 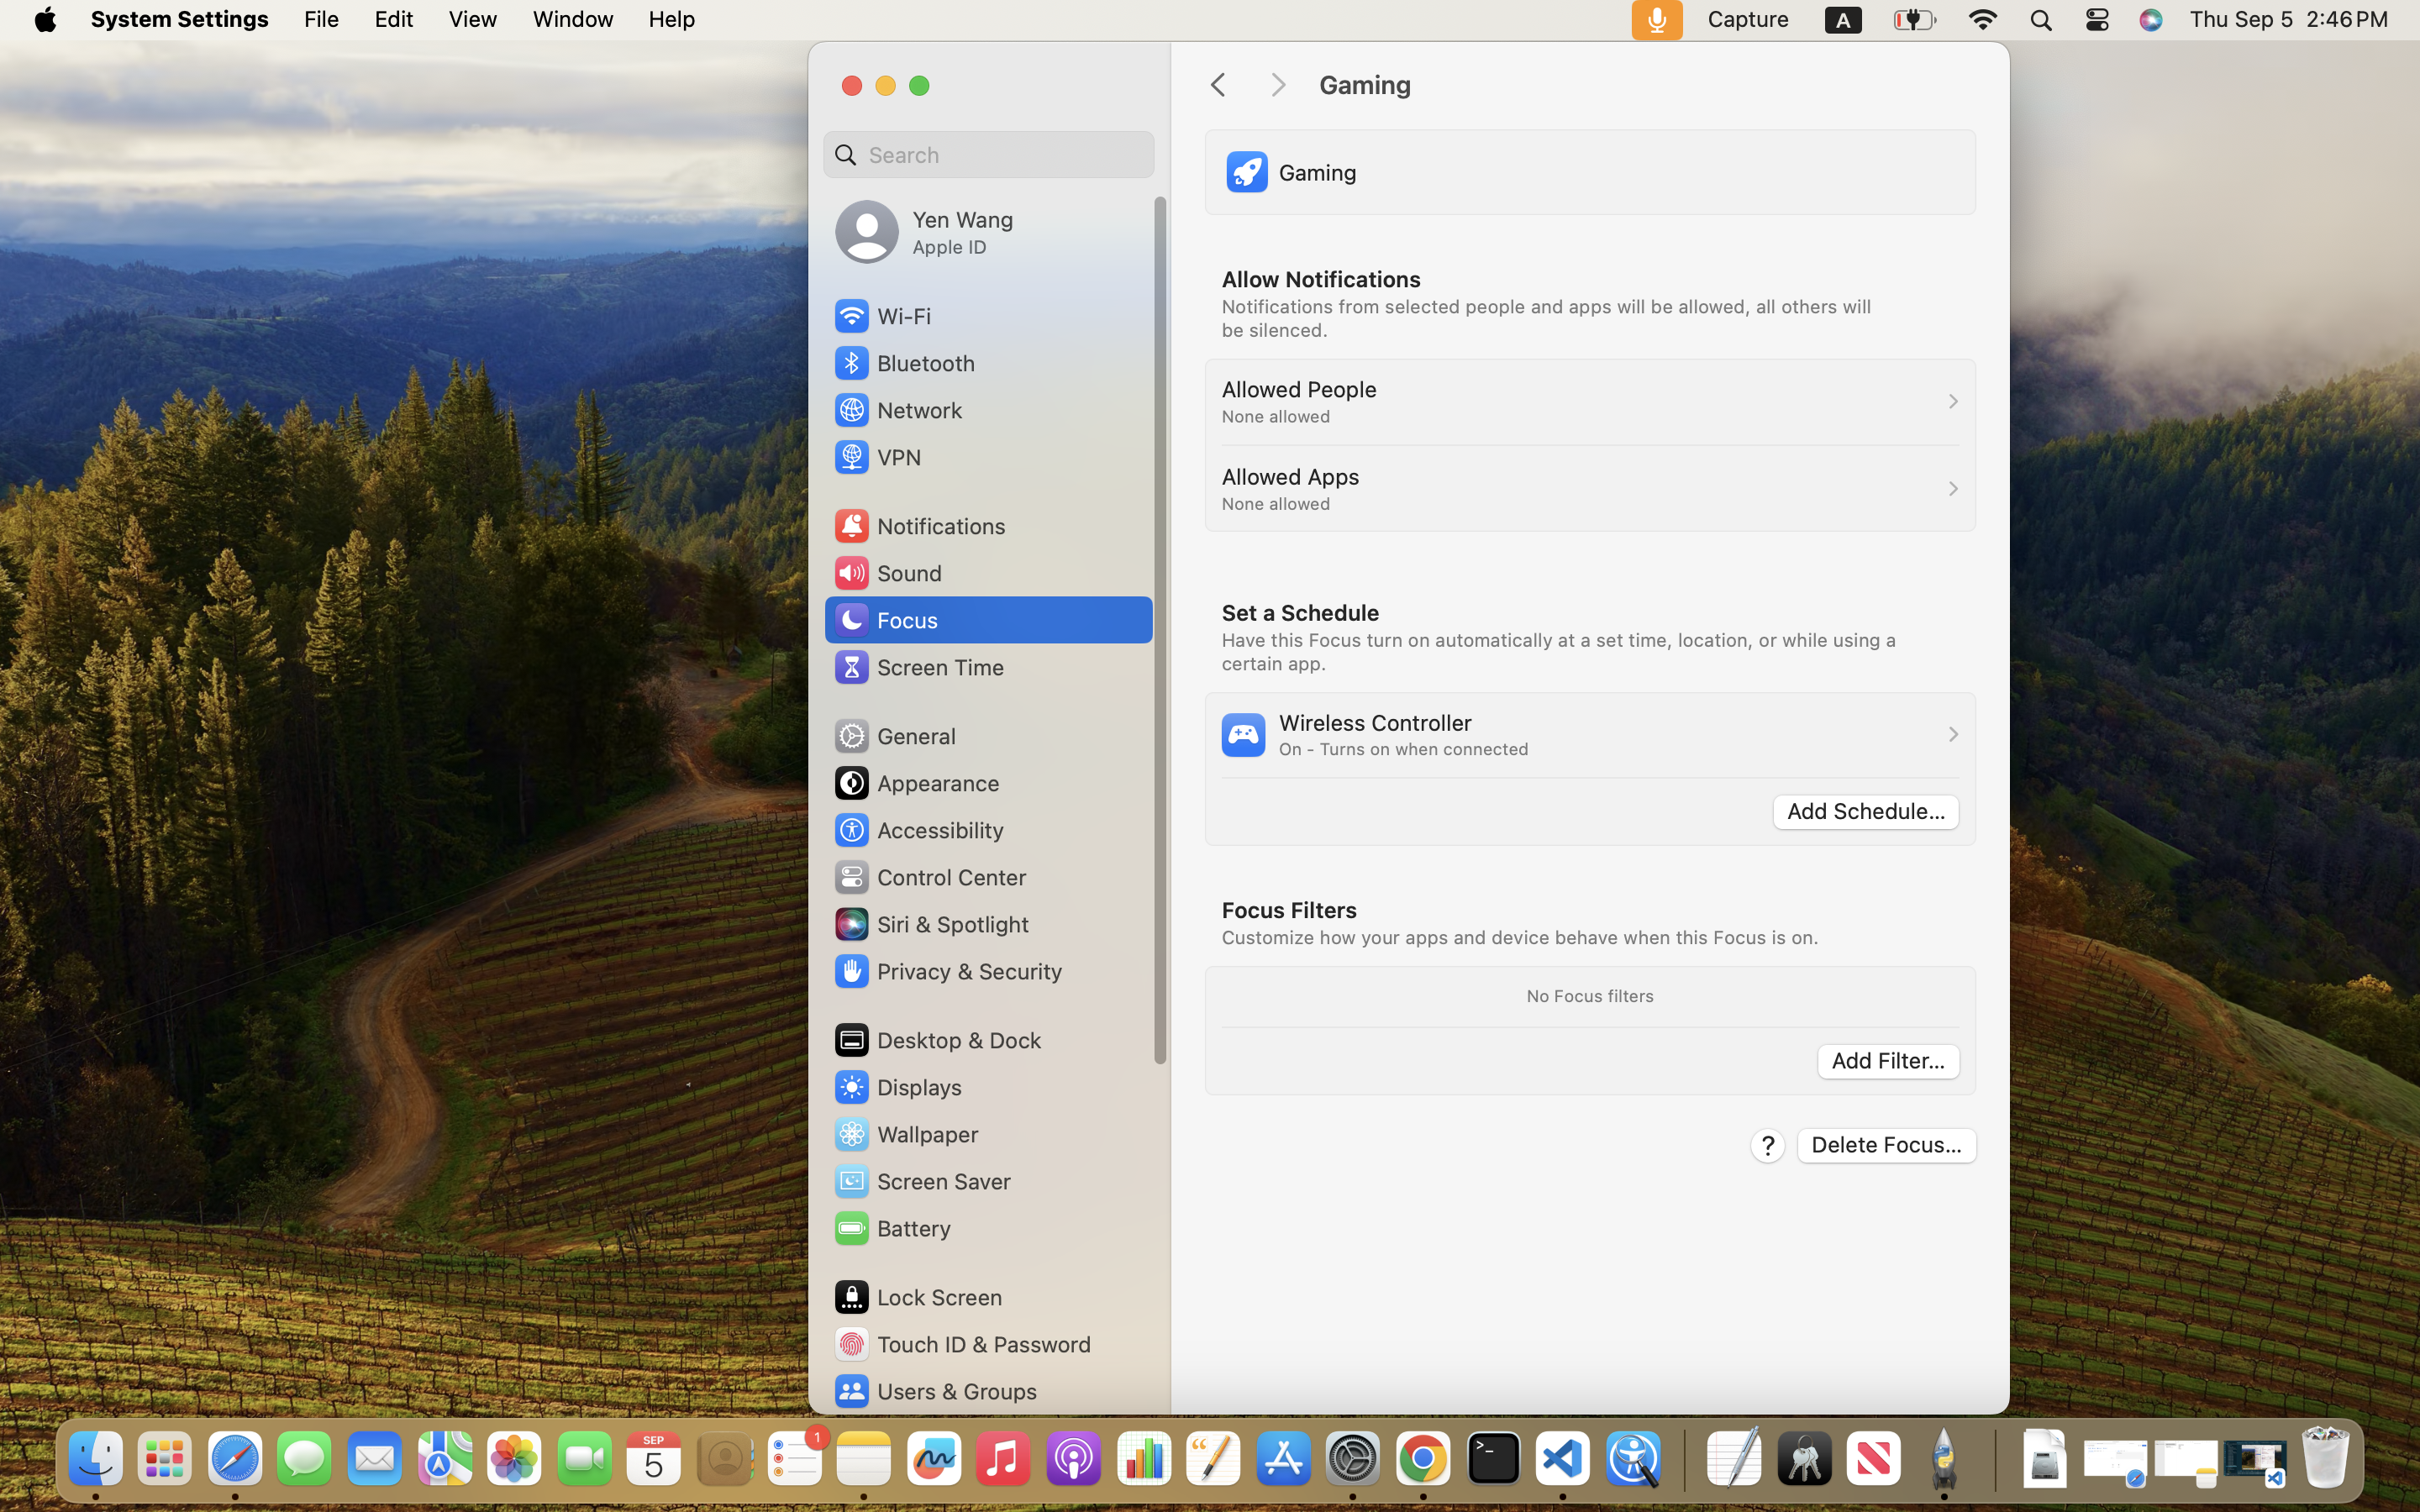 What do you see at coordinates (929, 876) in the screenshot?
I see `'Control Center'` at bounding box center [929, 876].